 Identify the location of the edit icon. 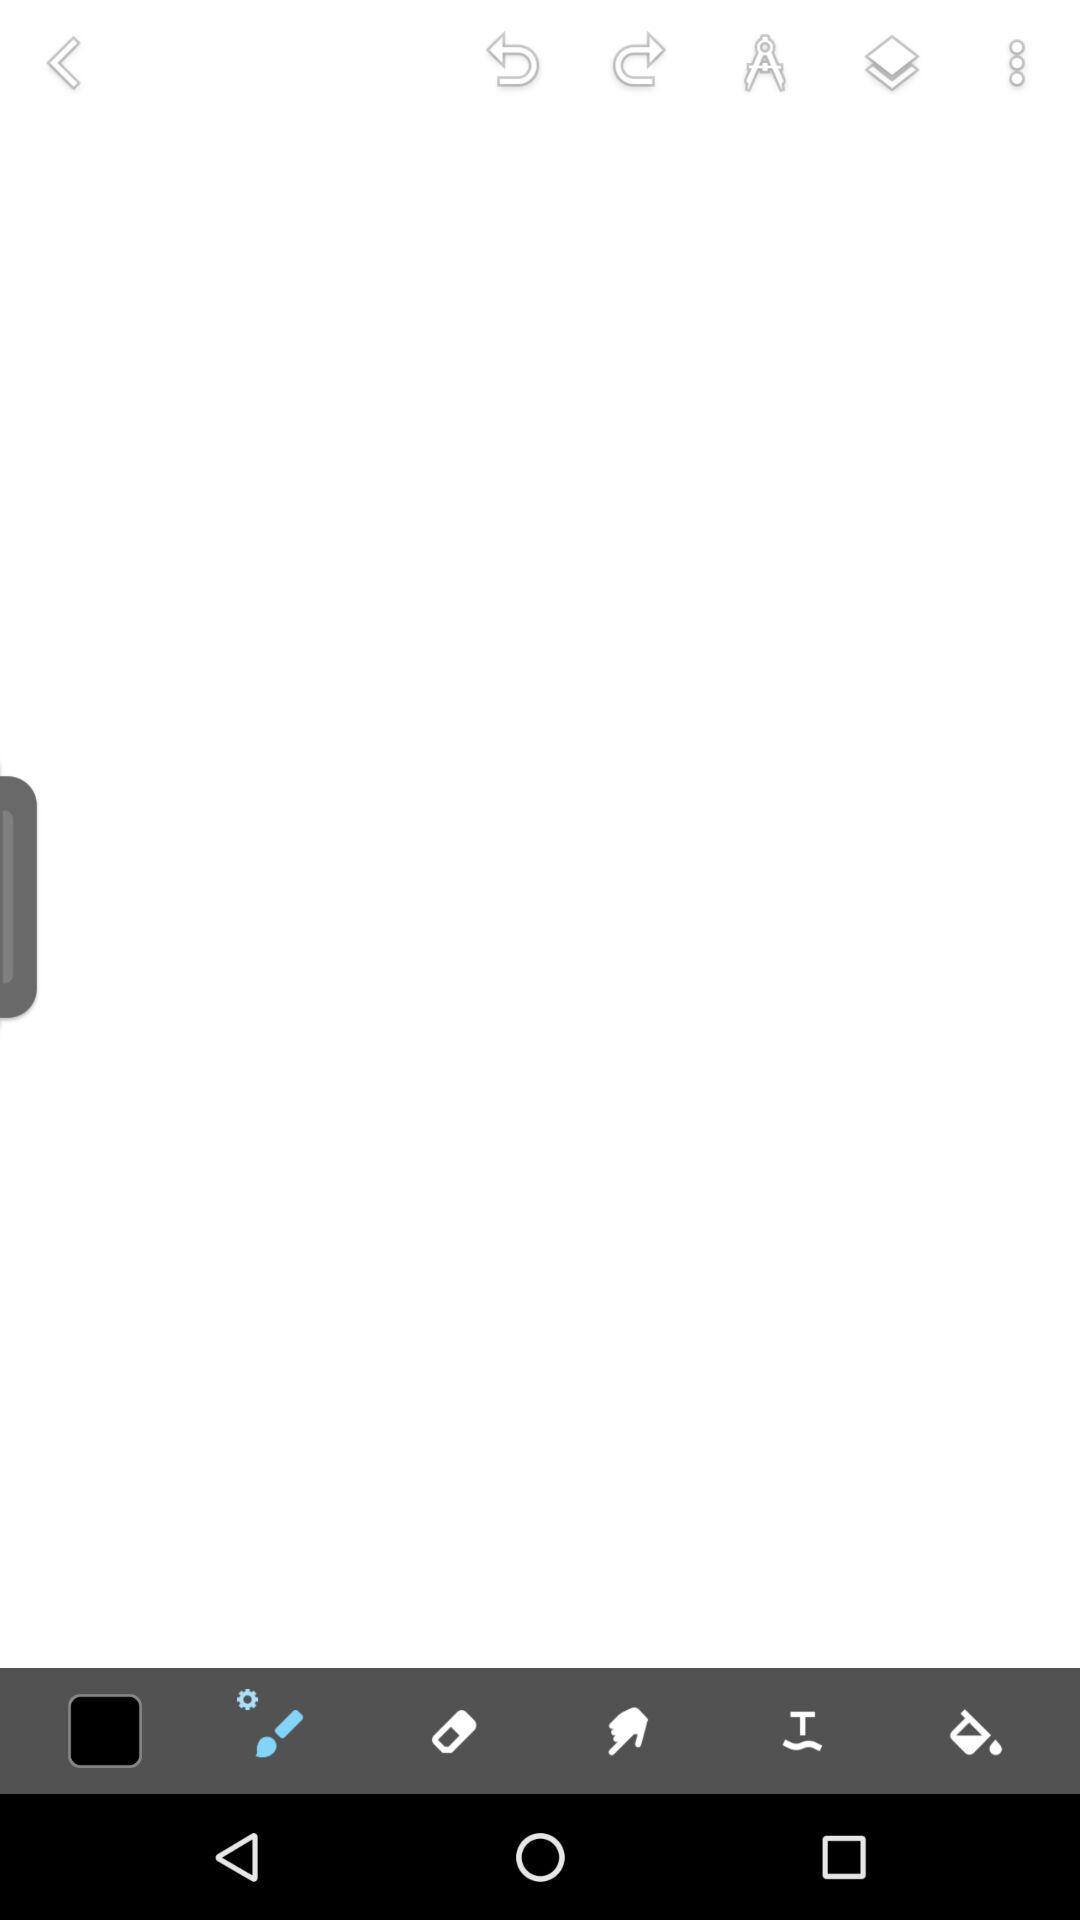
(278, 1730).